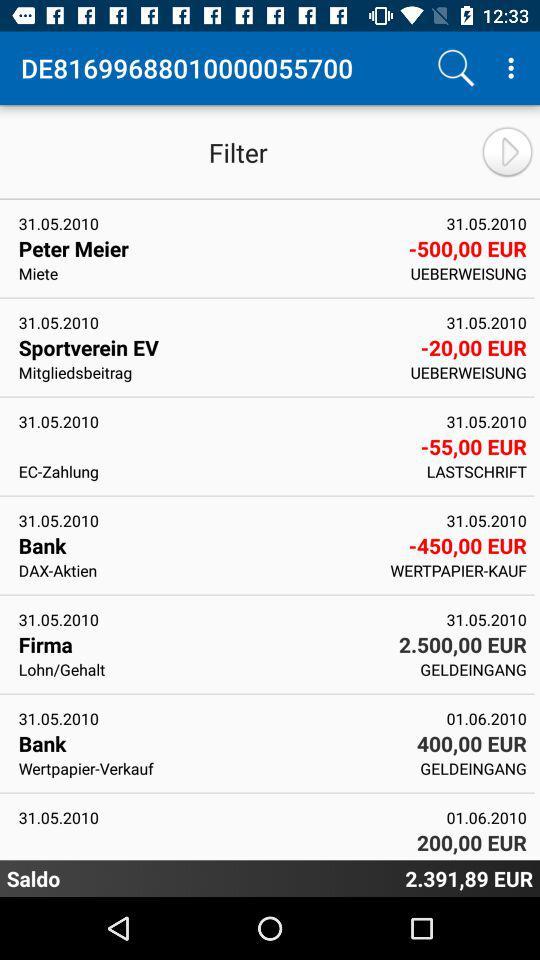 This screenshot has width=540, height=960. What do you see at coordinates (211, 669) in the screenshot?
I see `icon above the 31.05.2010 item` at bounding box center [211, 669].